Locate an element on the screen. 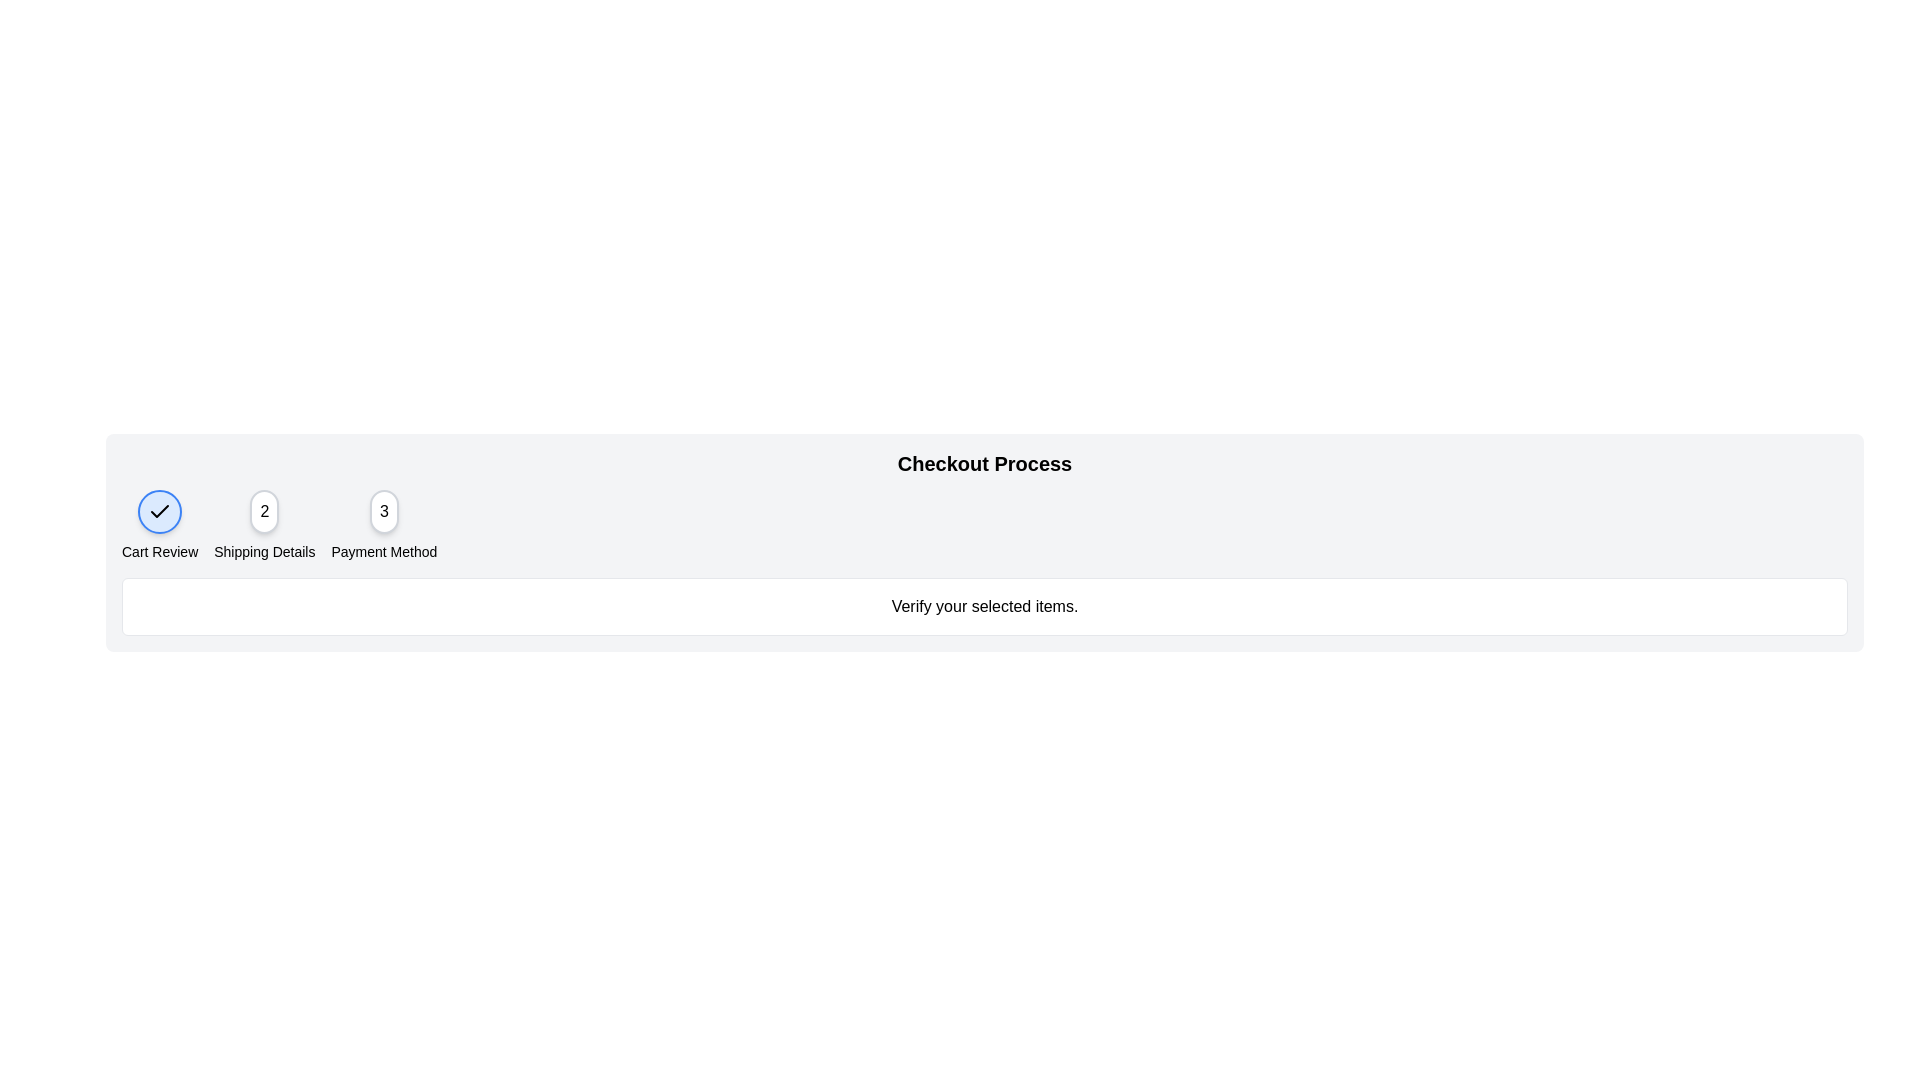 This screenshot has width=1920, height=1080. the circular badge with the number '2' that indicates the second step in the progress indicator, which is located above the 'Shipping Details' label is located at coordinates (263, 511).